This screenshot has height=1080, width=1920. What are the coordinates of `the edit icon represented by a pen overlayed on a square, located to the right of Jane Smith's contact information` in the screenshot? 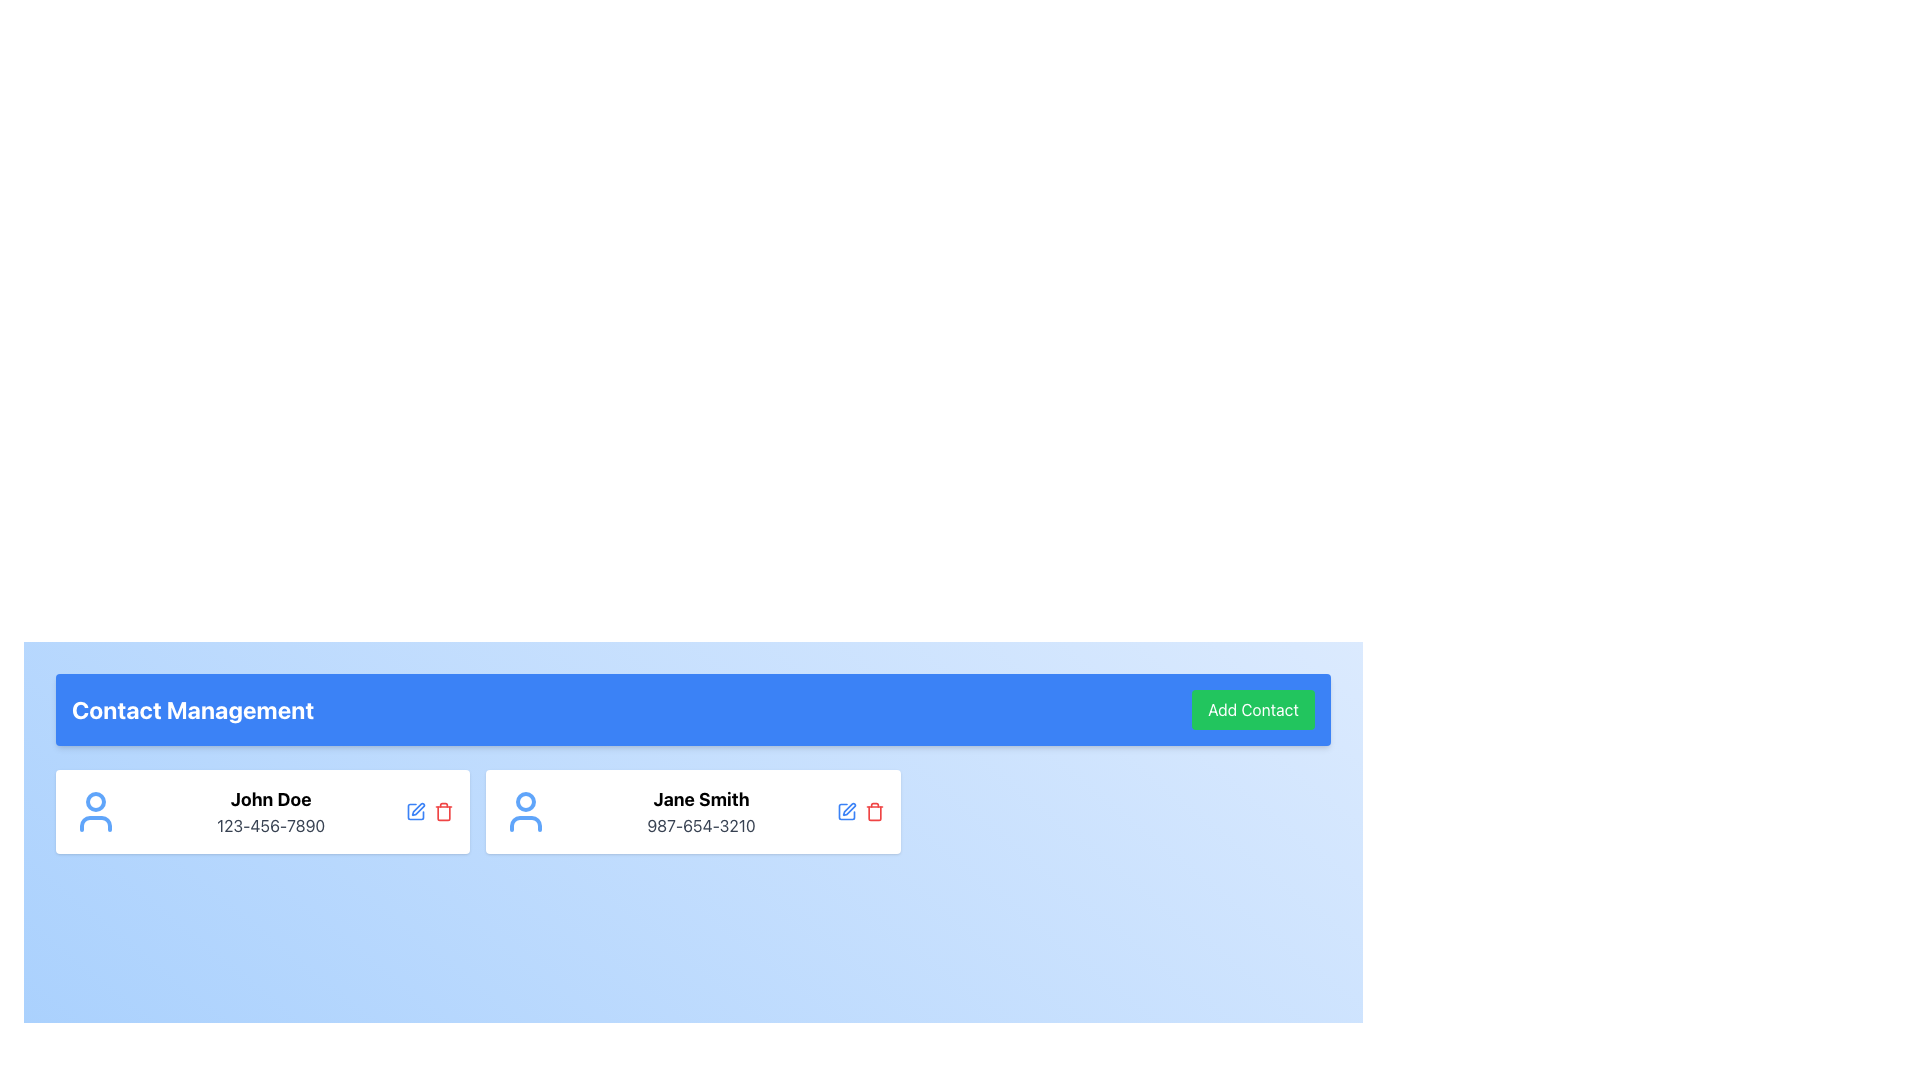 It's located at (849, 808).